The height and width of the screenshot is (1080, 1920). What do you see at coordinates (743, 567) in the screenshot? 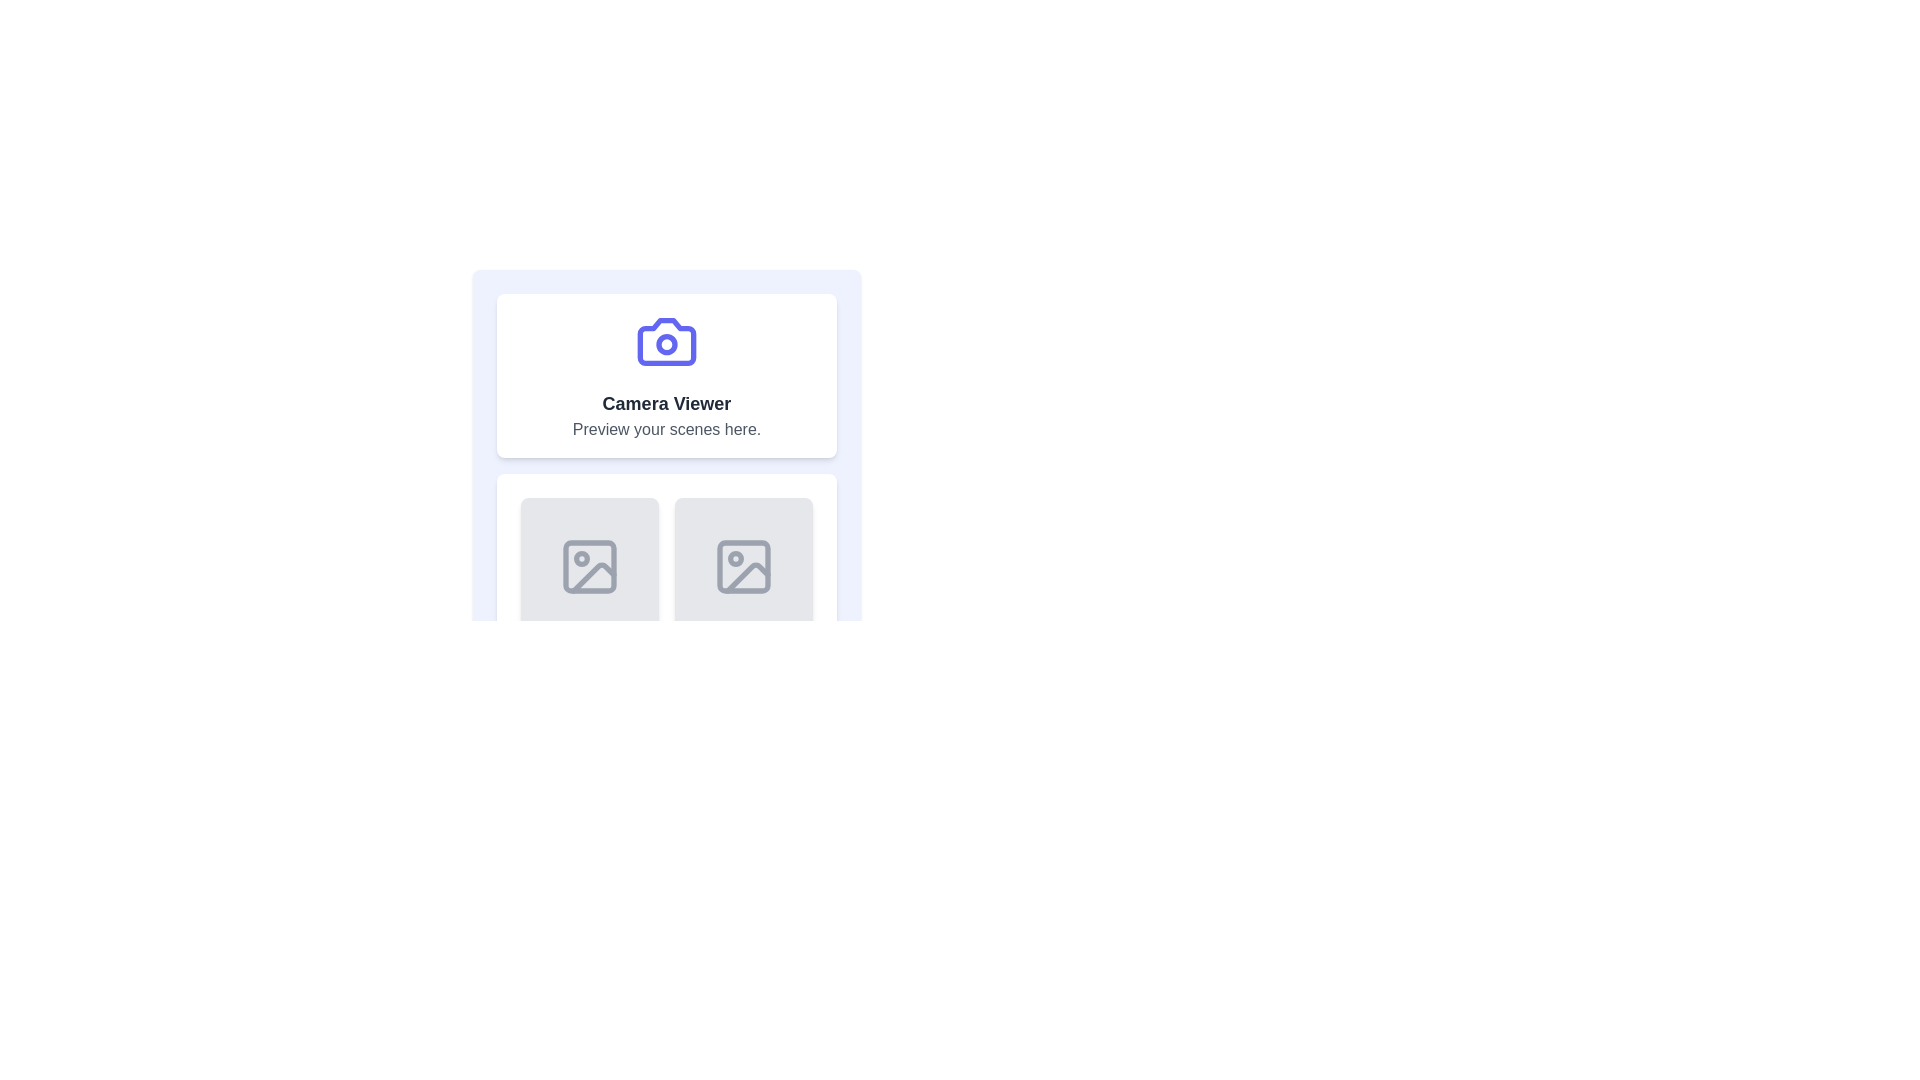
I see `the image-related icon located in the bottom-right area of the grid, specifically in the second row and second column` at bounding box center [743, 567].